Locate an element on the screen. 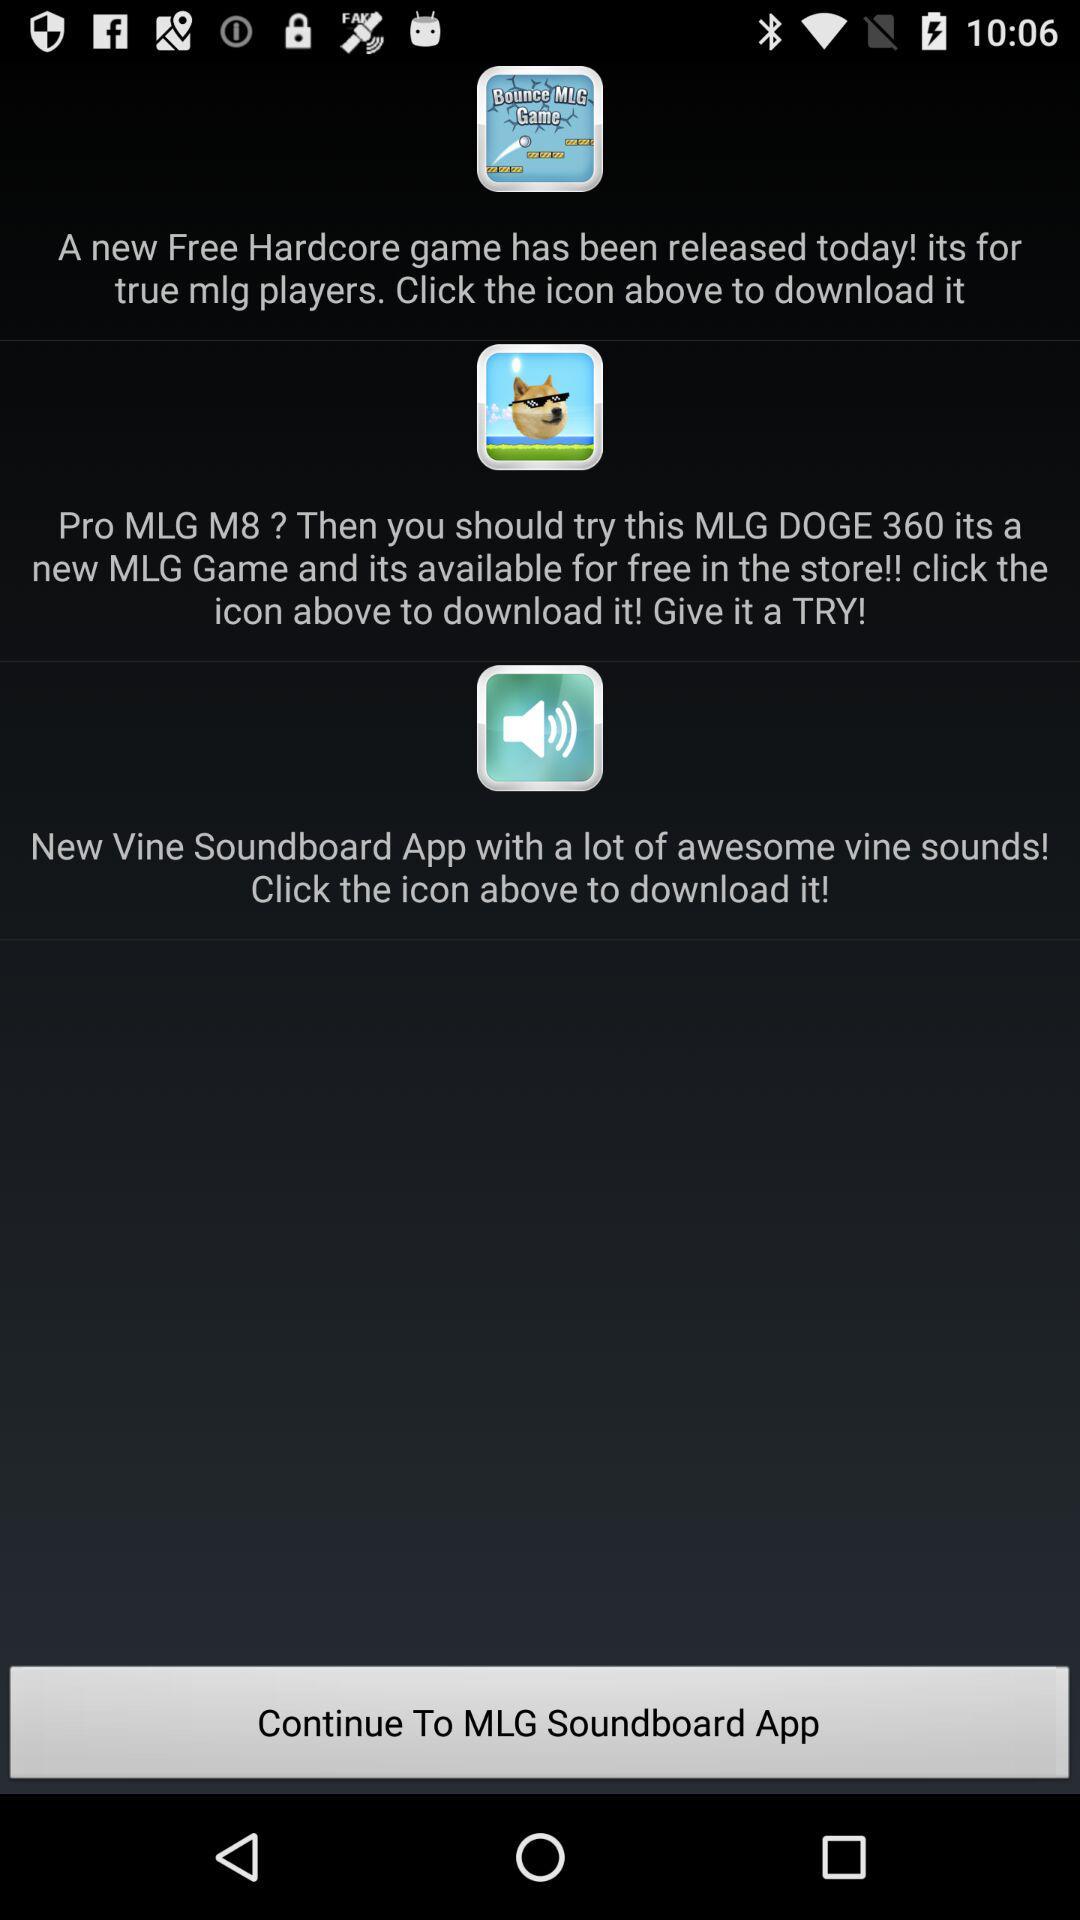 This screenshot has width=1080, height=1920. link to download app is located at coordinates (540, 727).